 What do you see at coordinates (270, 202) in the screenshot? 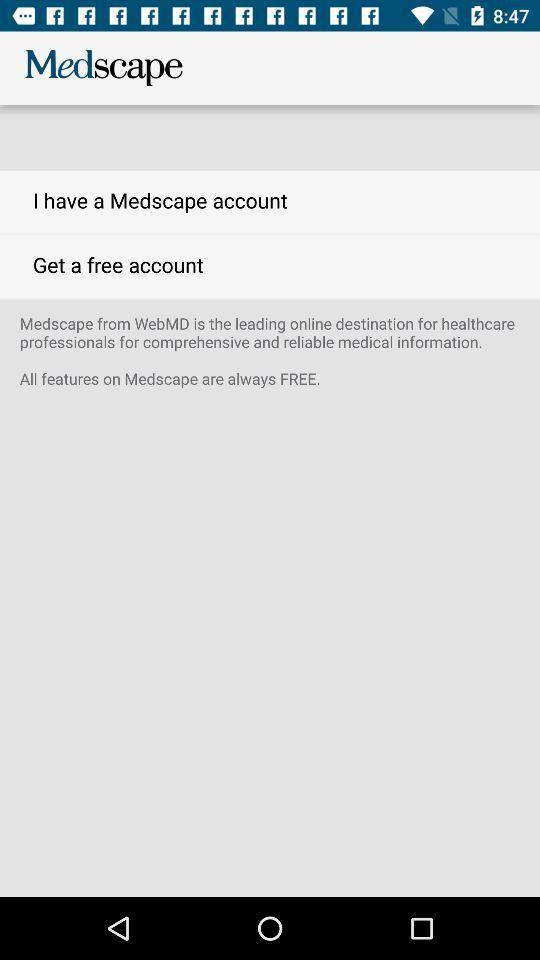
I see `i have a icon` at bounding box center [270, 202].